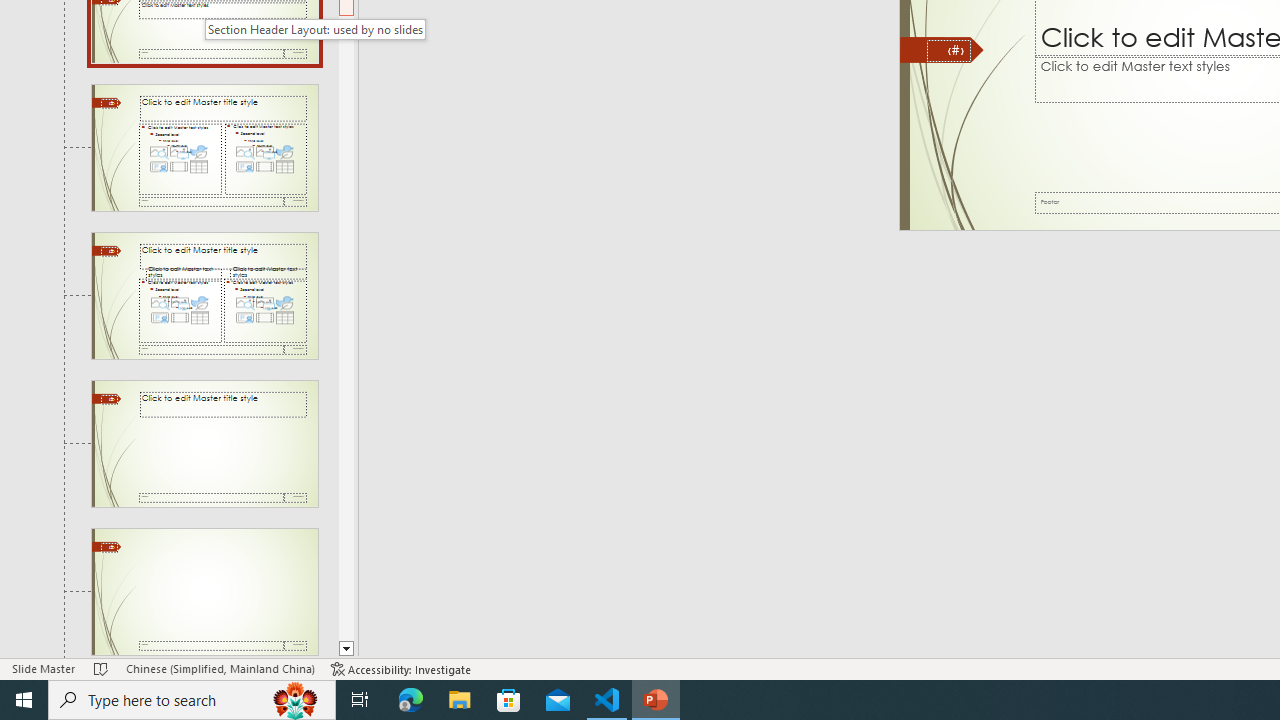 The image size is (1280, 720). Describe the element at coordinates (948, 50) in the screenshot. I see `'Slide Number'` at that location.